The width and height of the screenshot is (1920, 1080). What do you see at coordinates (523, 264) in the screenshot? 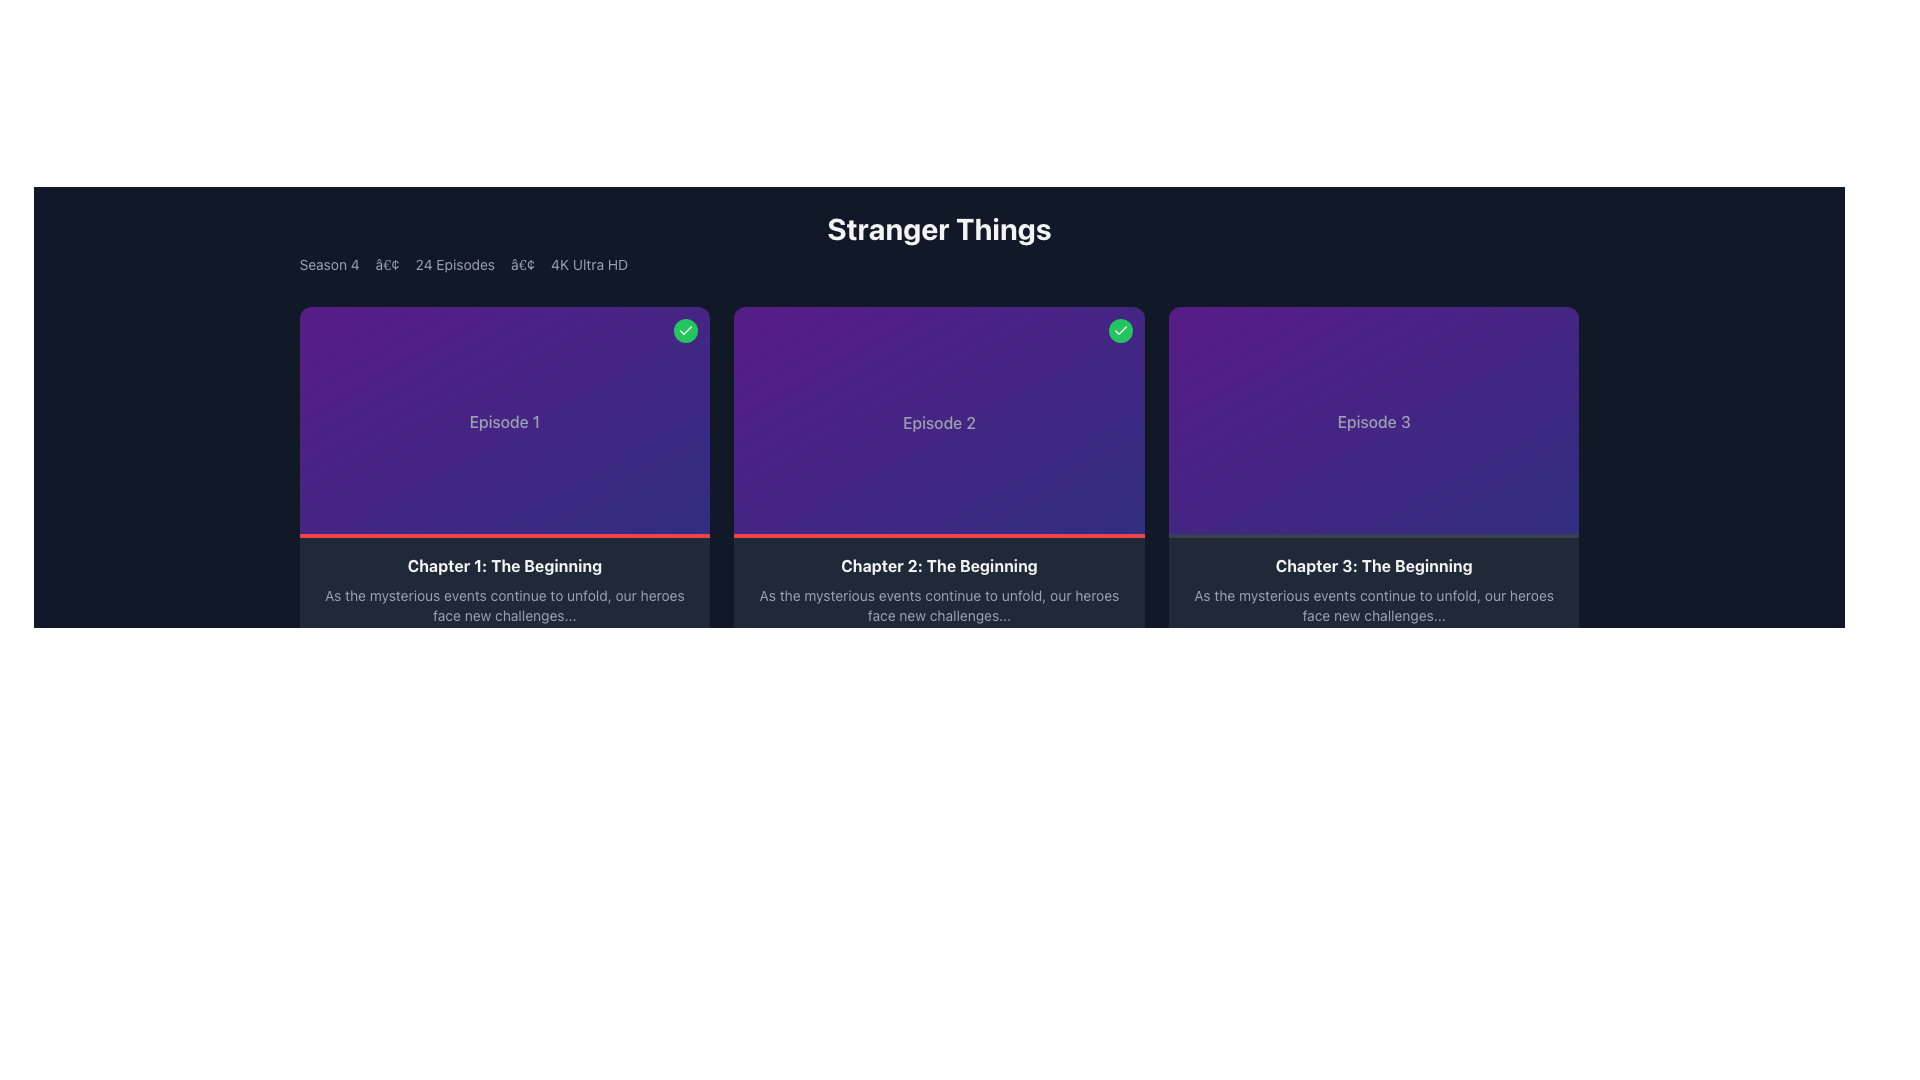
I see `the separator element located between '24 Episodes' and '4K Ultra HD' in the interface` at bounding box center [523, 264].